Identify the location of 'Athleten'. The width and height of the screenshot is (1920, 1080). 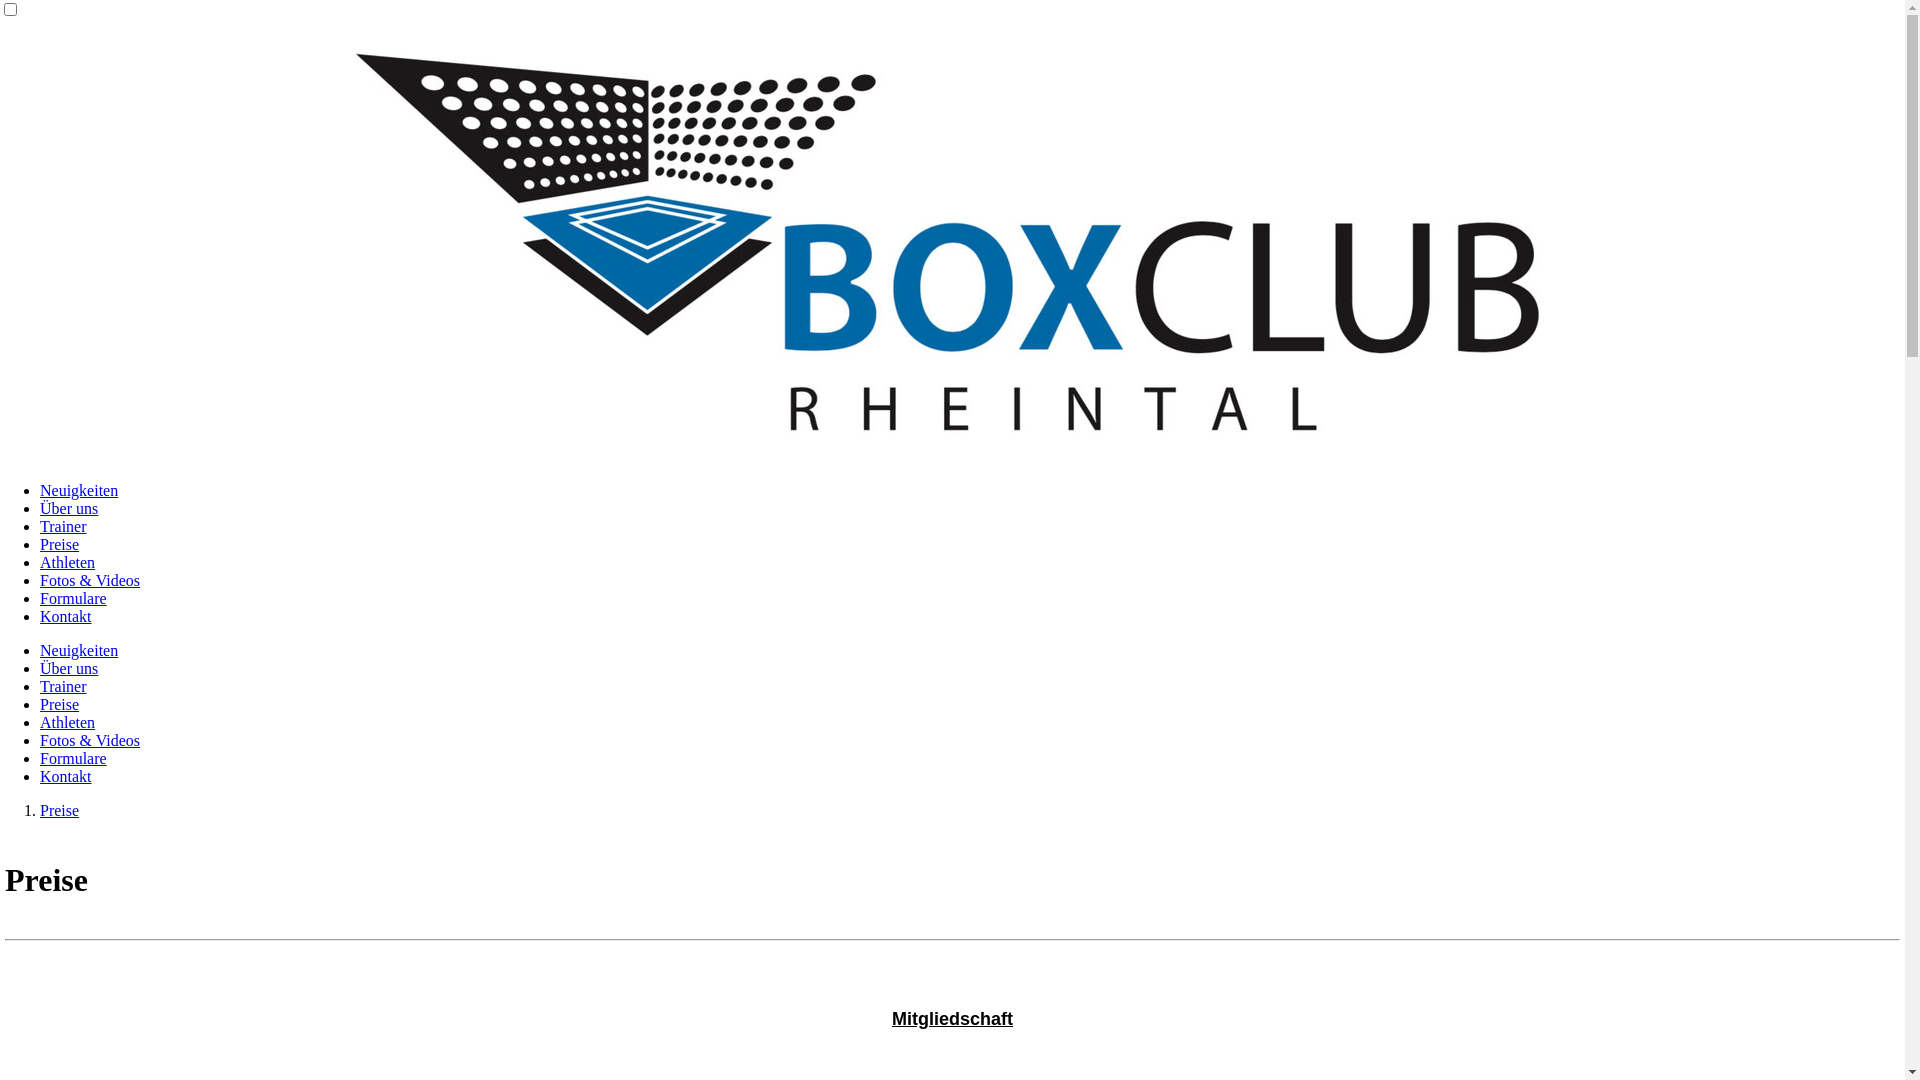
(67, 722).